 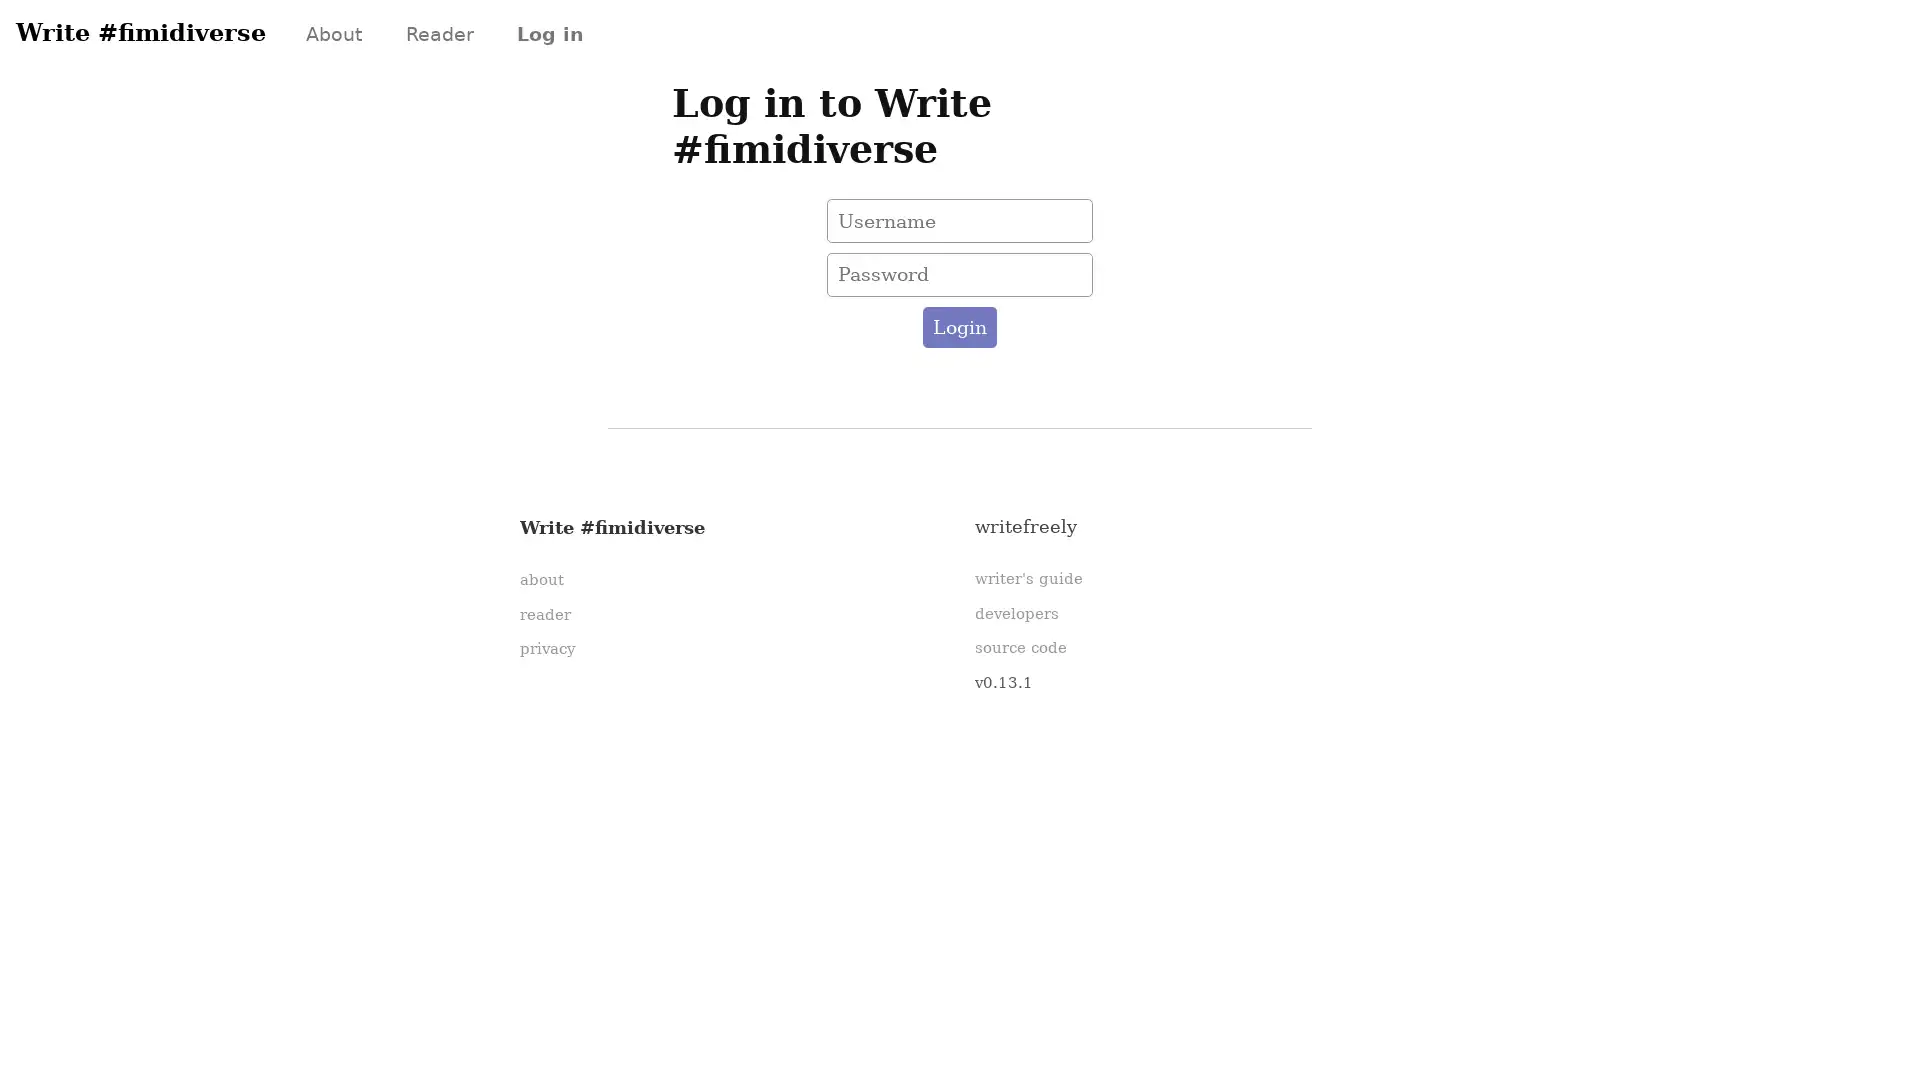 I want to click on Login, so click(x=958, y=326).